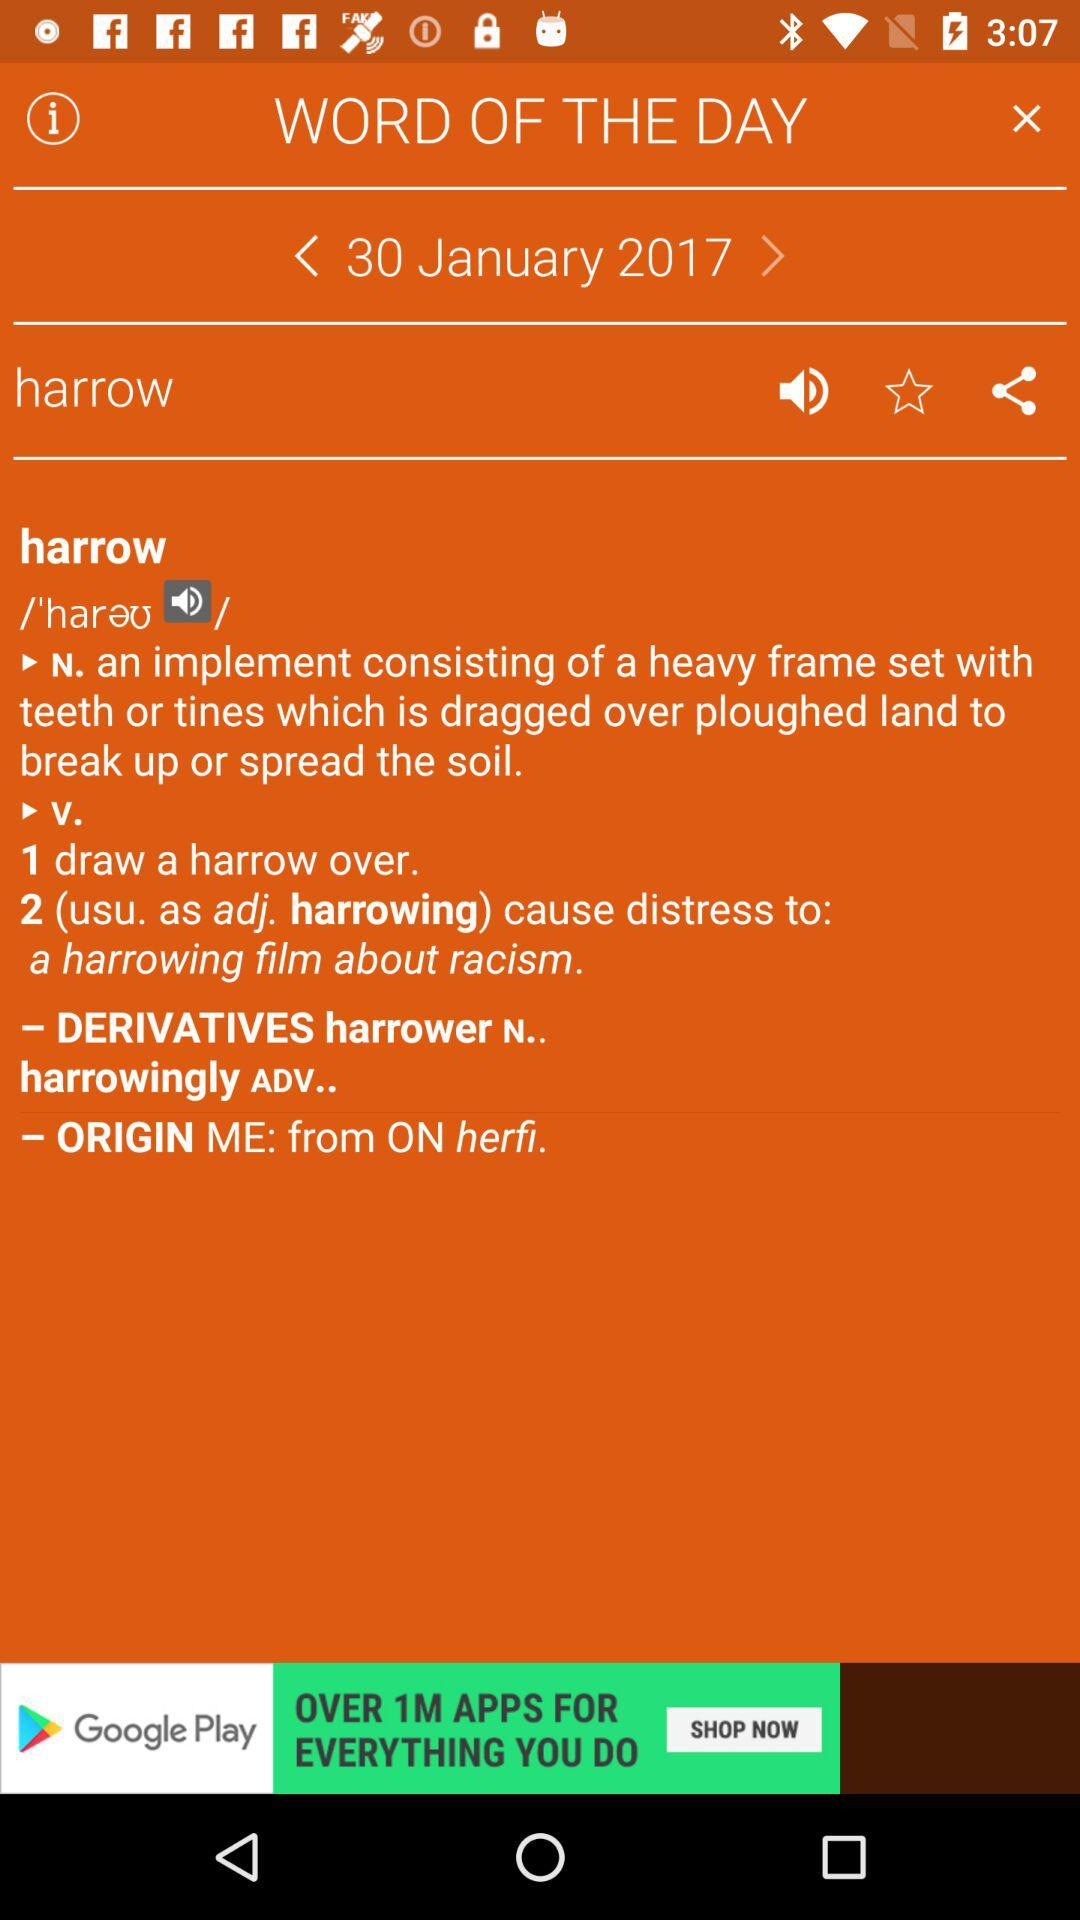  What do you see at coordinates (52, 117) in the screenshot?
I see `displays information` at bounding box center [52, 117].